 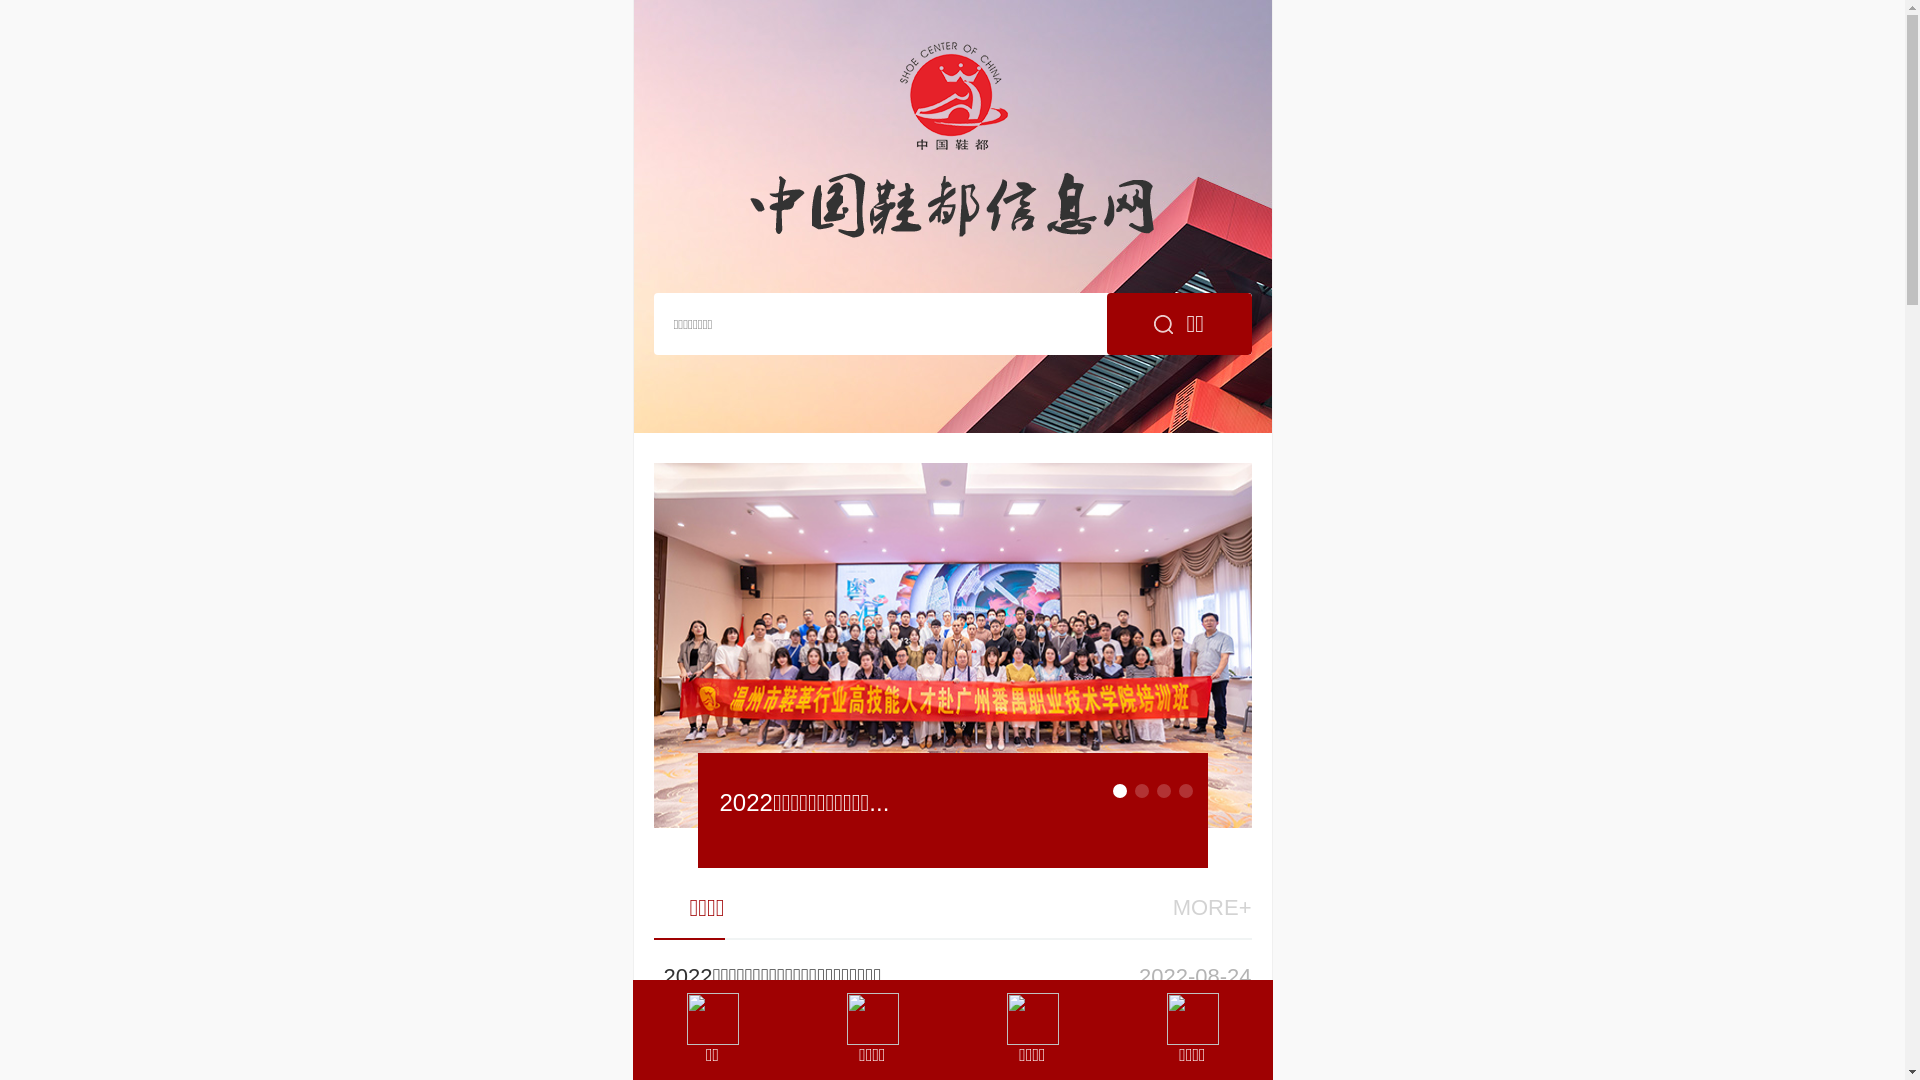 What do you see at coordinates (1211, 907) in the screenshot?
I see `'MORE+'` at bounding box center [1211, 907].